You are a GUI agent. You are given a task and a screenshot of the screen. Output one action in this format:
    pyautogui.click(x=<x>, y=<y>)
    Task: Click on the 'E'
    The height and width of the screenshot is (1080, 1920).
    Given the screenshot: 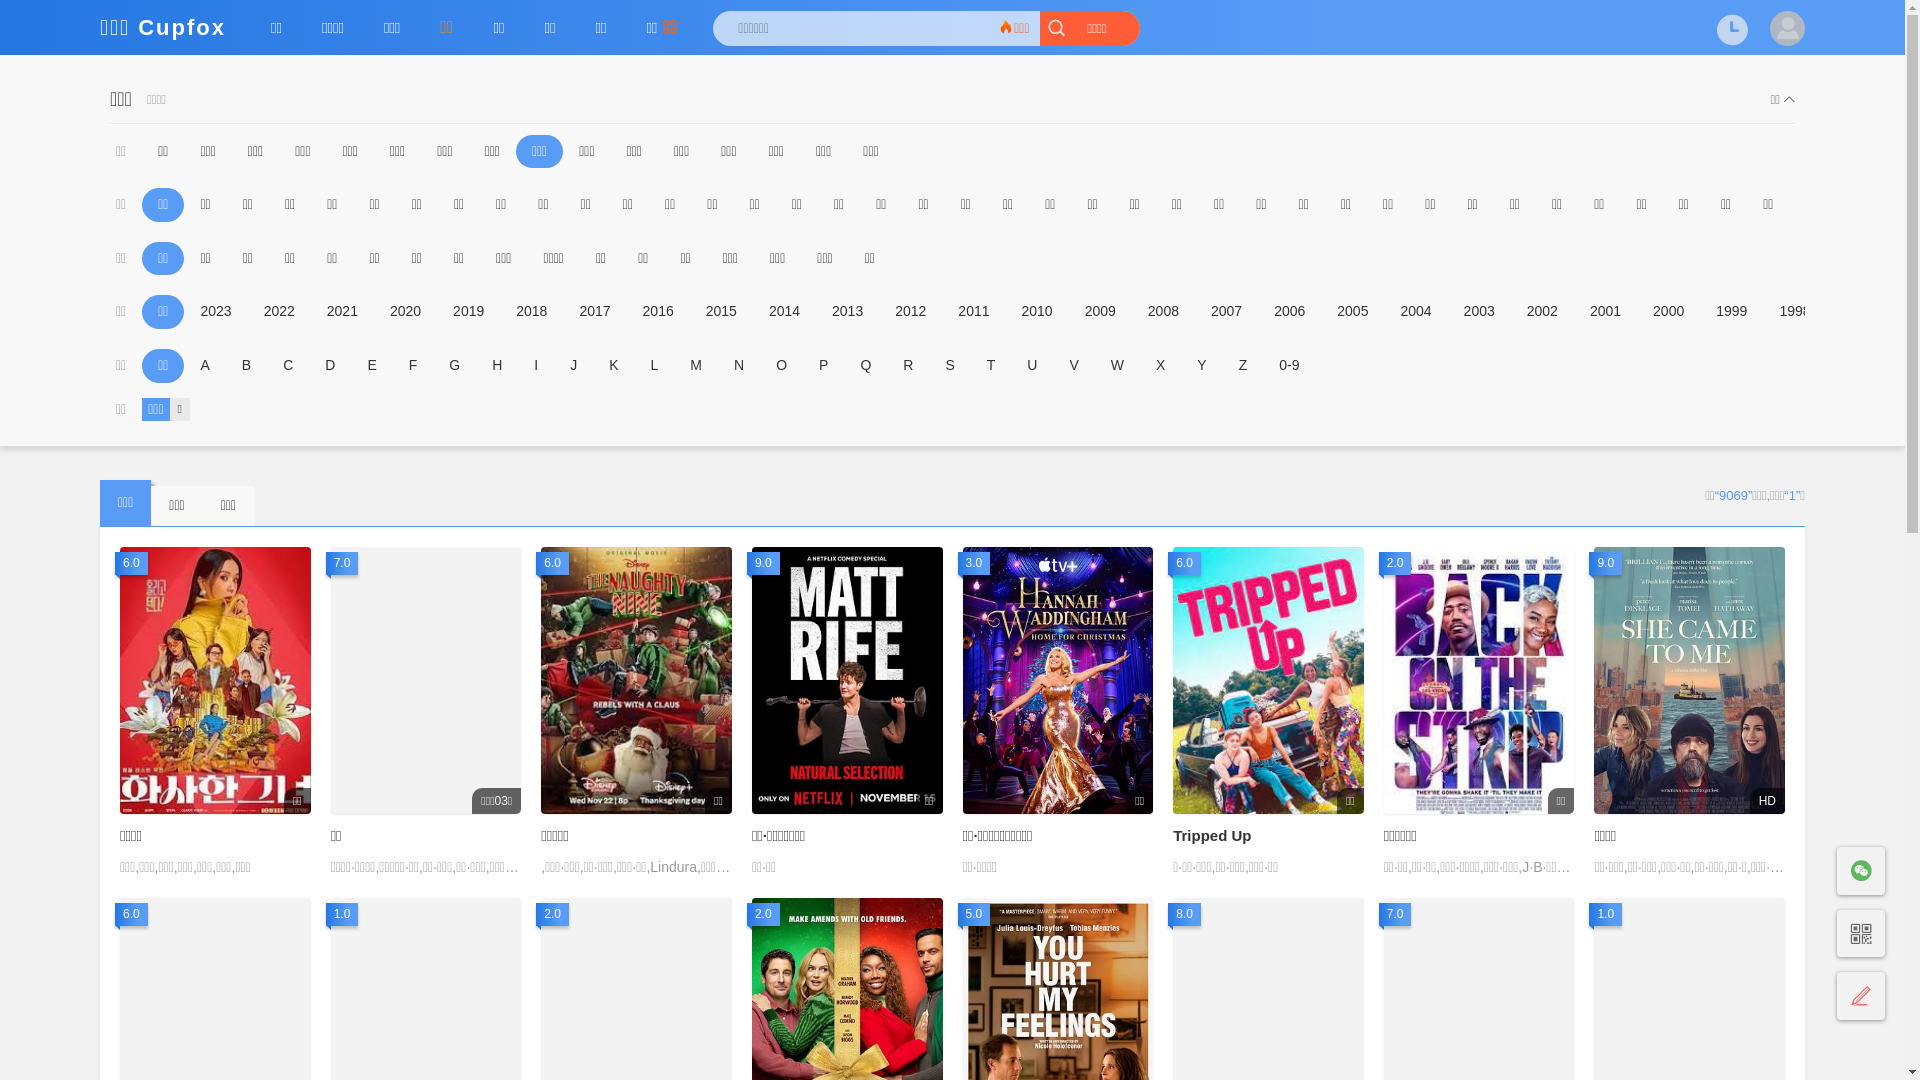 What is the action you would take?
    pyautogui.click(x=371, y=366)
    